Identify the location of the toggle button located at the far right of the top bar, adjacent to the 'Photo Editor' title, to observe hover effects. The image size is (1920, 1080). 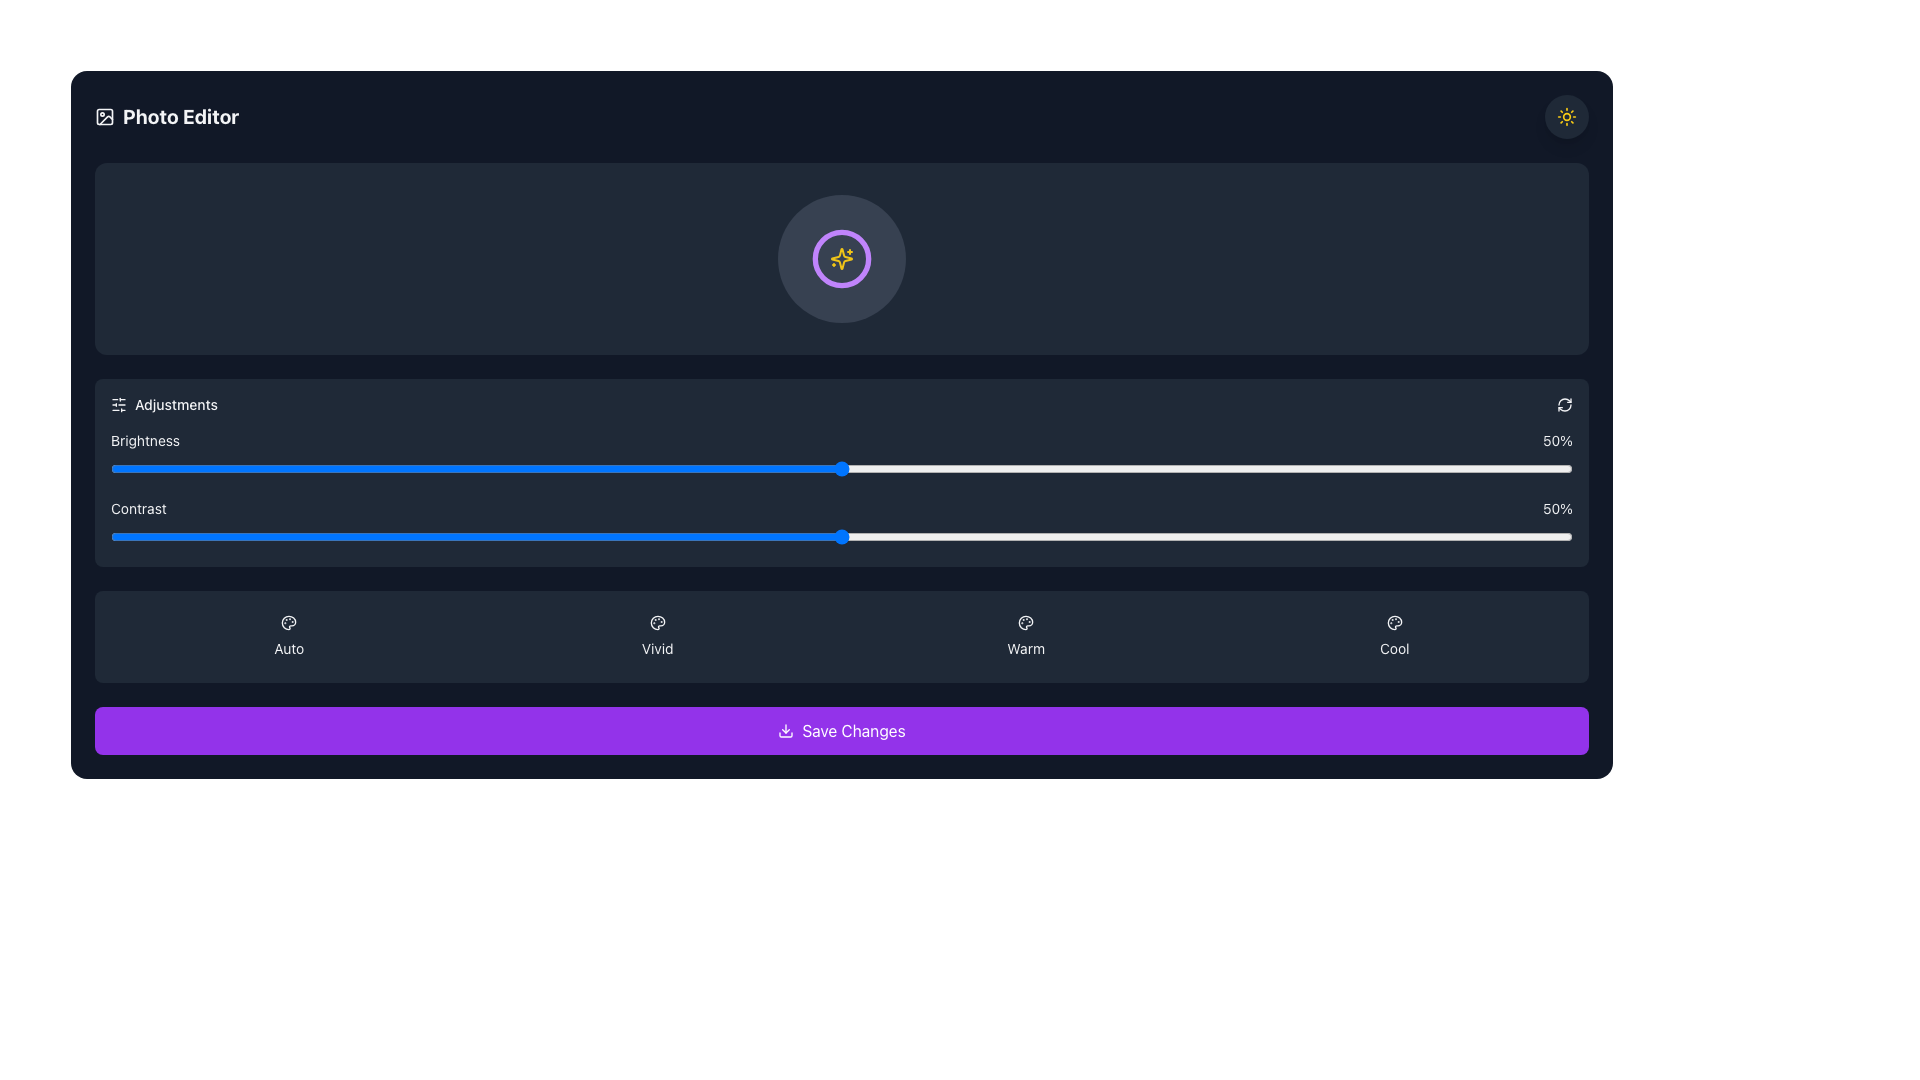
(1565, 116).